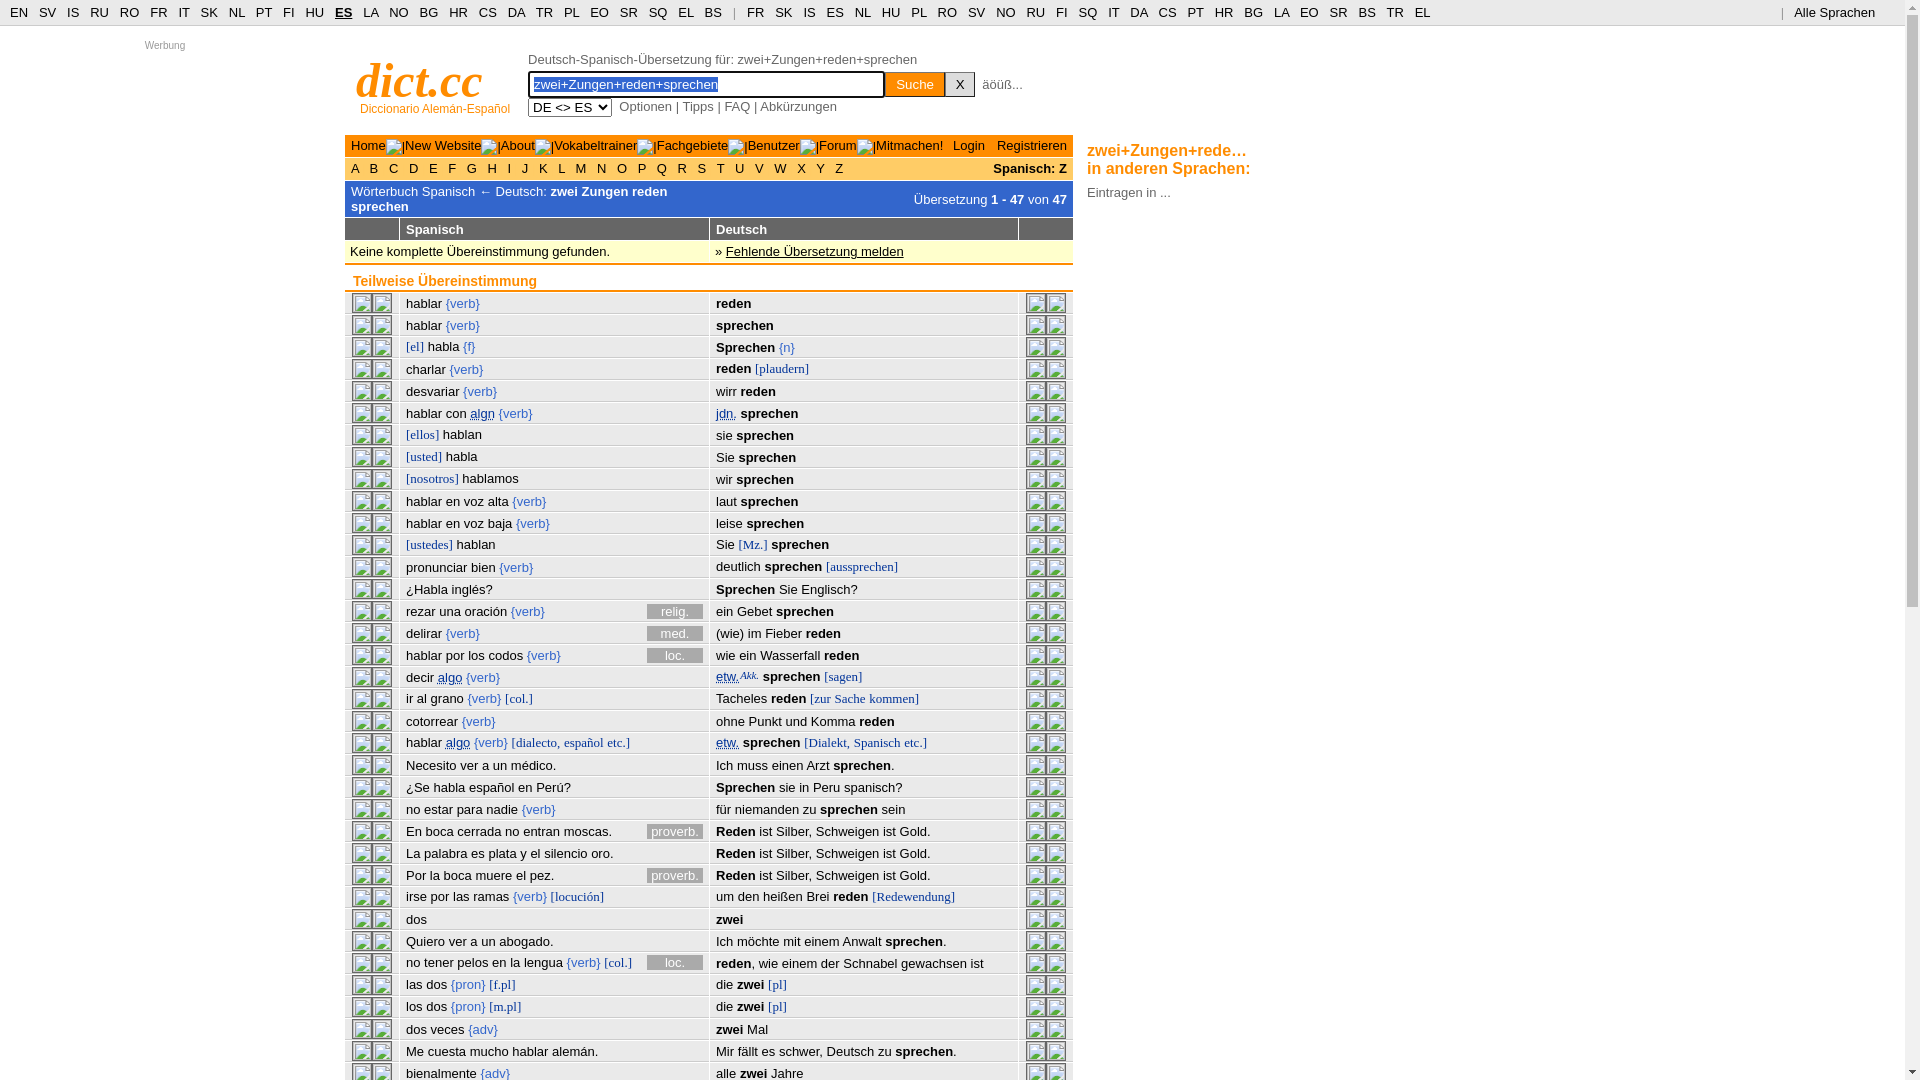 This screenshot has width=1920, height=1080. I want to click on 'HU', so click(890, 12).